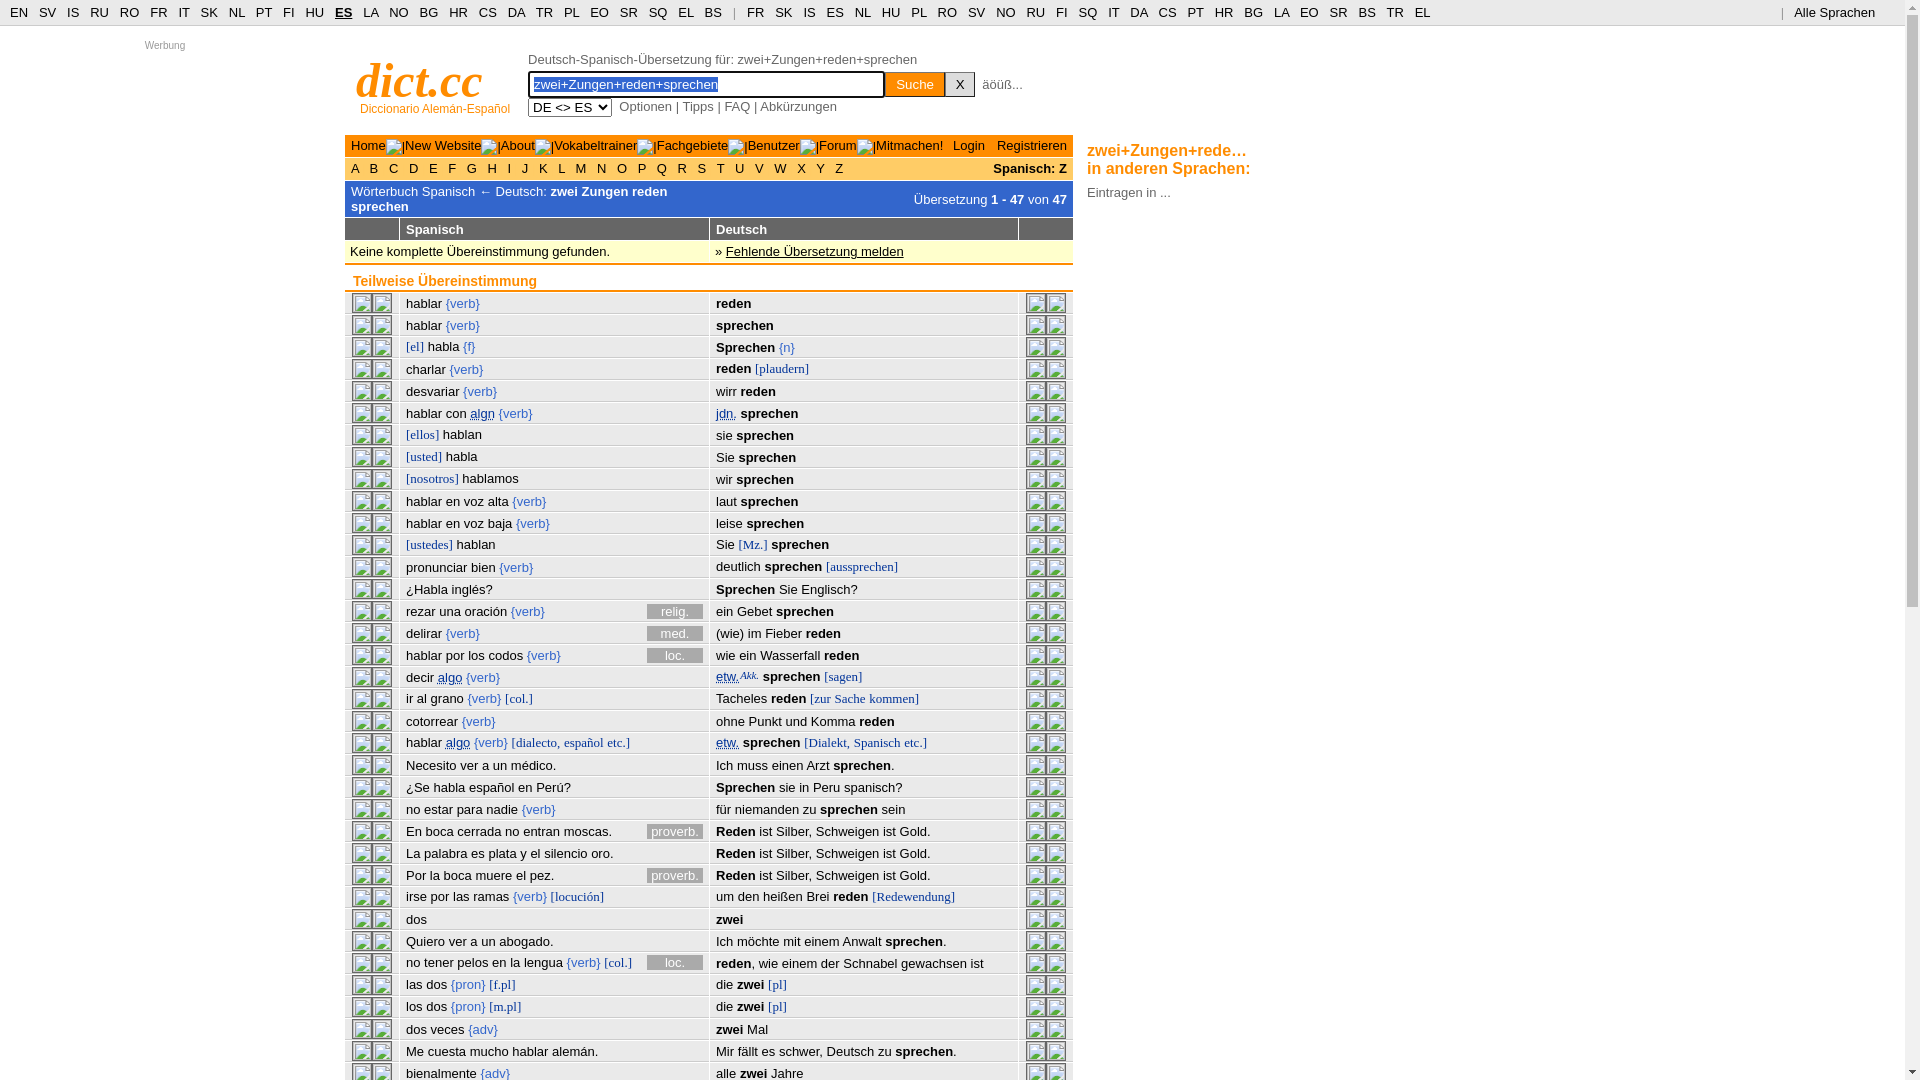 This screenshot has width=1920, height=1080. I want to click on 'HU', so click(890, 12).